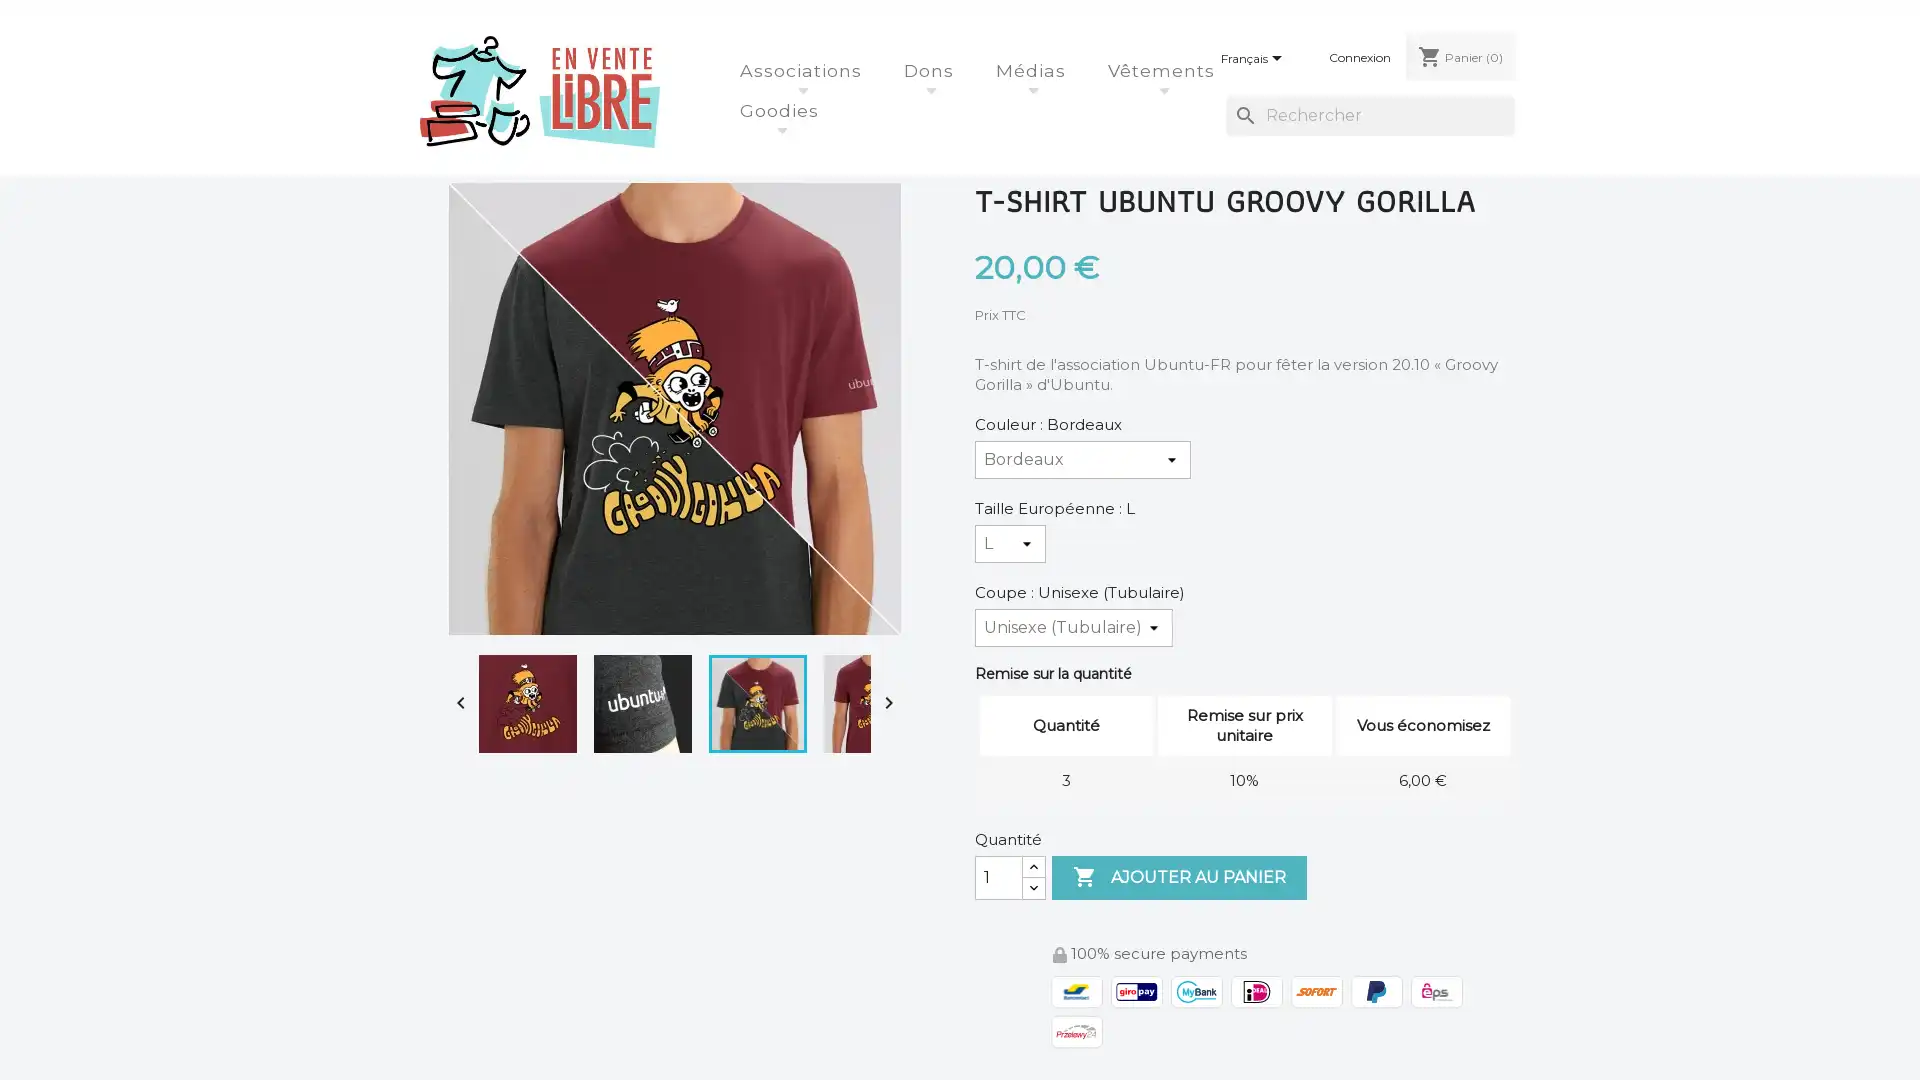 This screenshot has width=1920, height=1080. I want to click on AJOUTER AU PANIER, so click(1179, 875).